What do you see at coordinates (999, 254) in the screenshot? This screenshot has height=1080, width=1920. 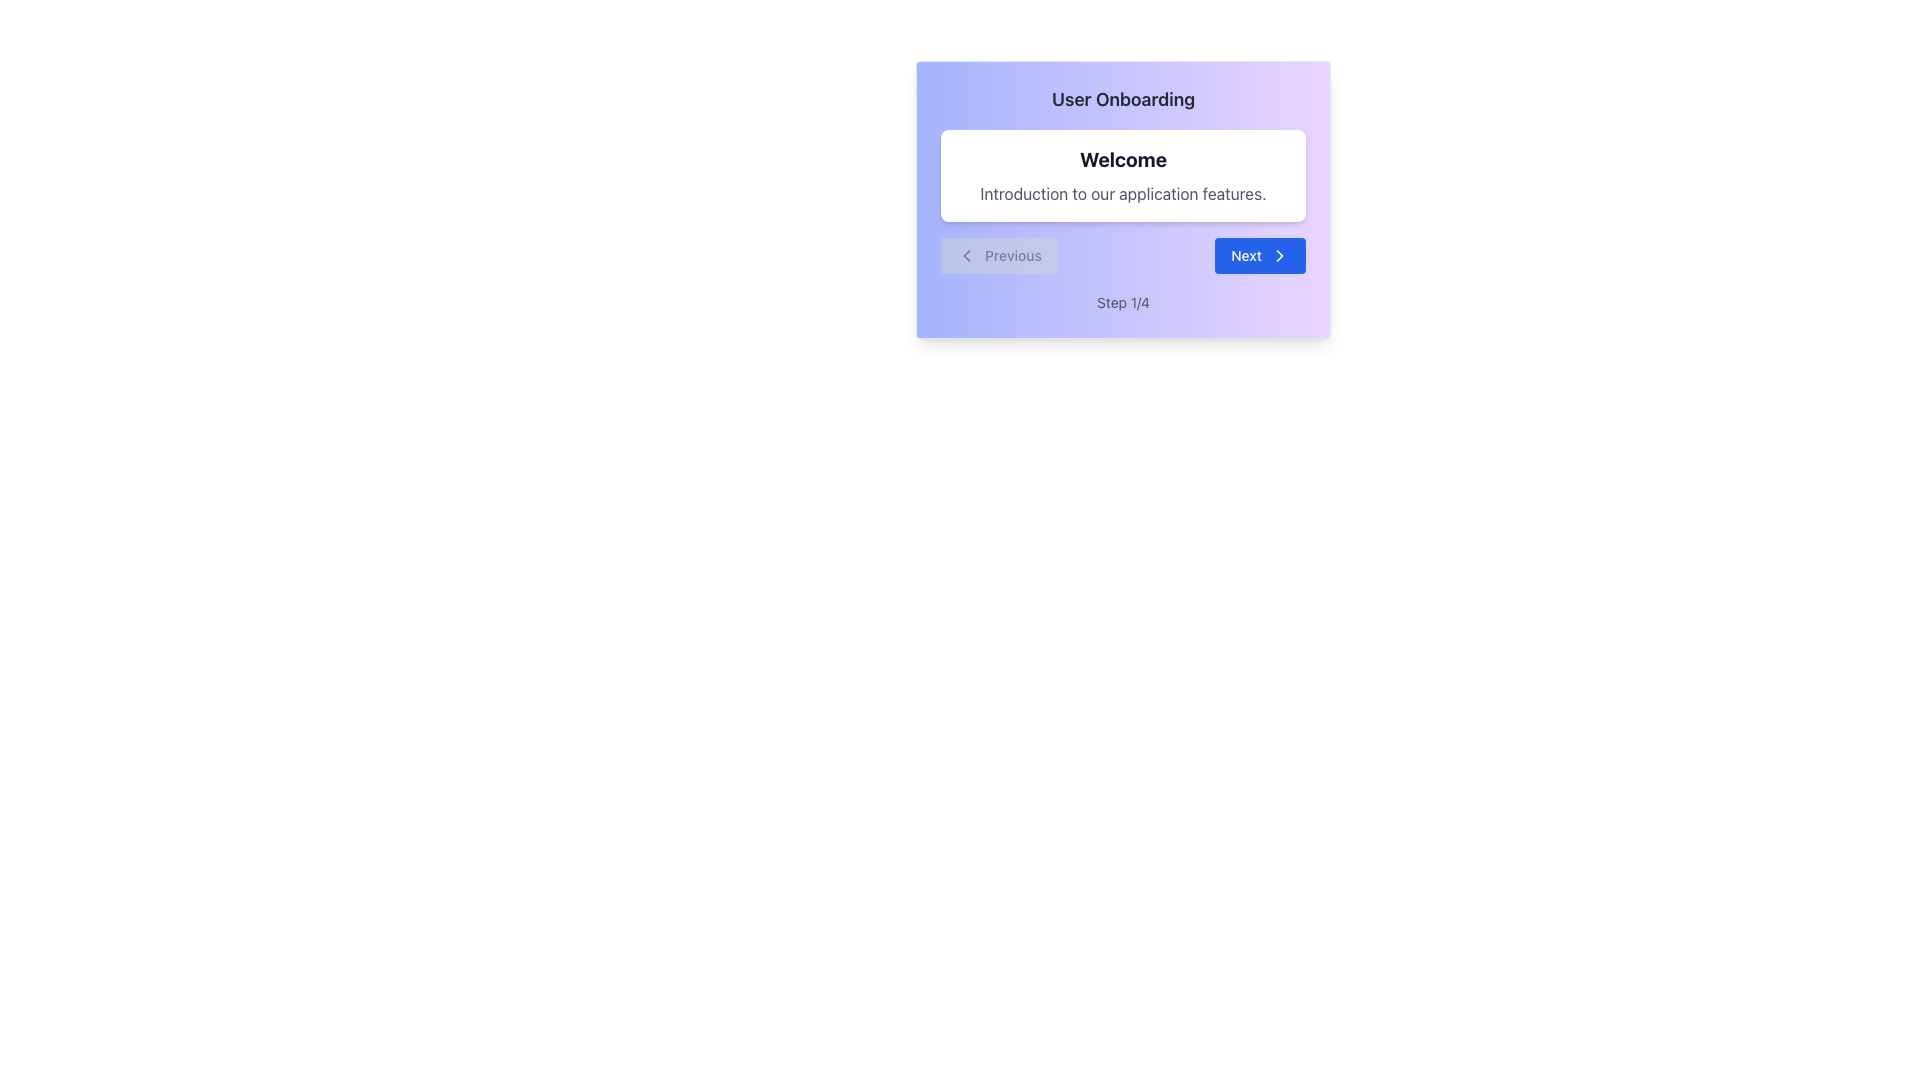 I see `the 'Previous' button located at the bottom-left corner of the dialog box` at bounding box center [999, 254].